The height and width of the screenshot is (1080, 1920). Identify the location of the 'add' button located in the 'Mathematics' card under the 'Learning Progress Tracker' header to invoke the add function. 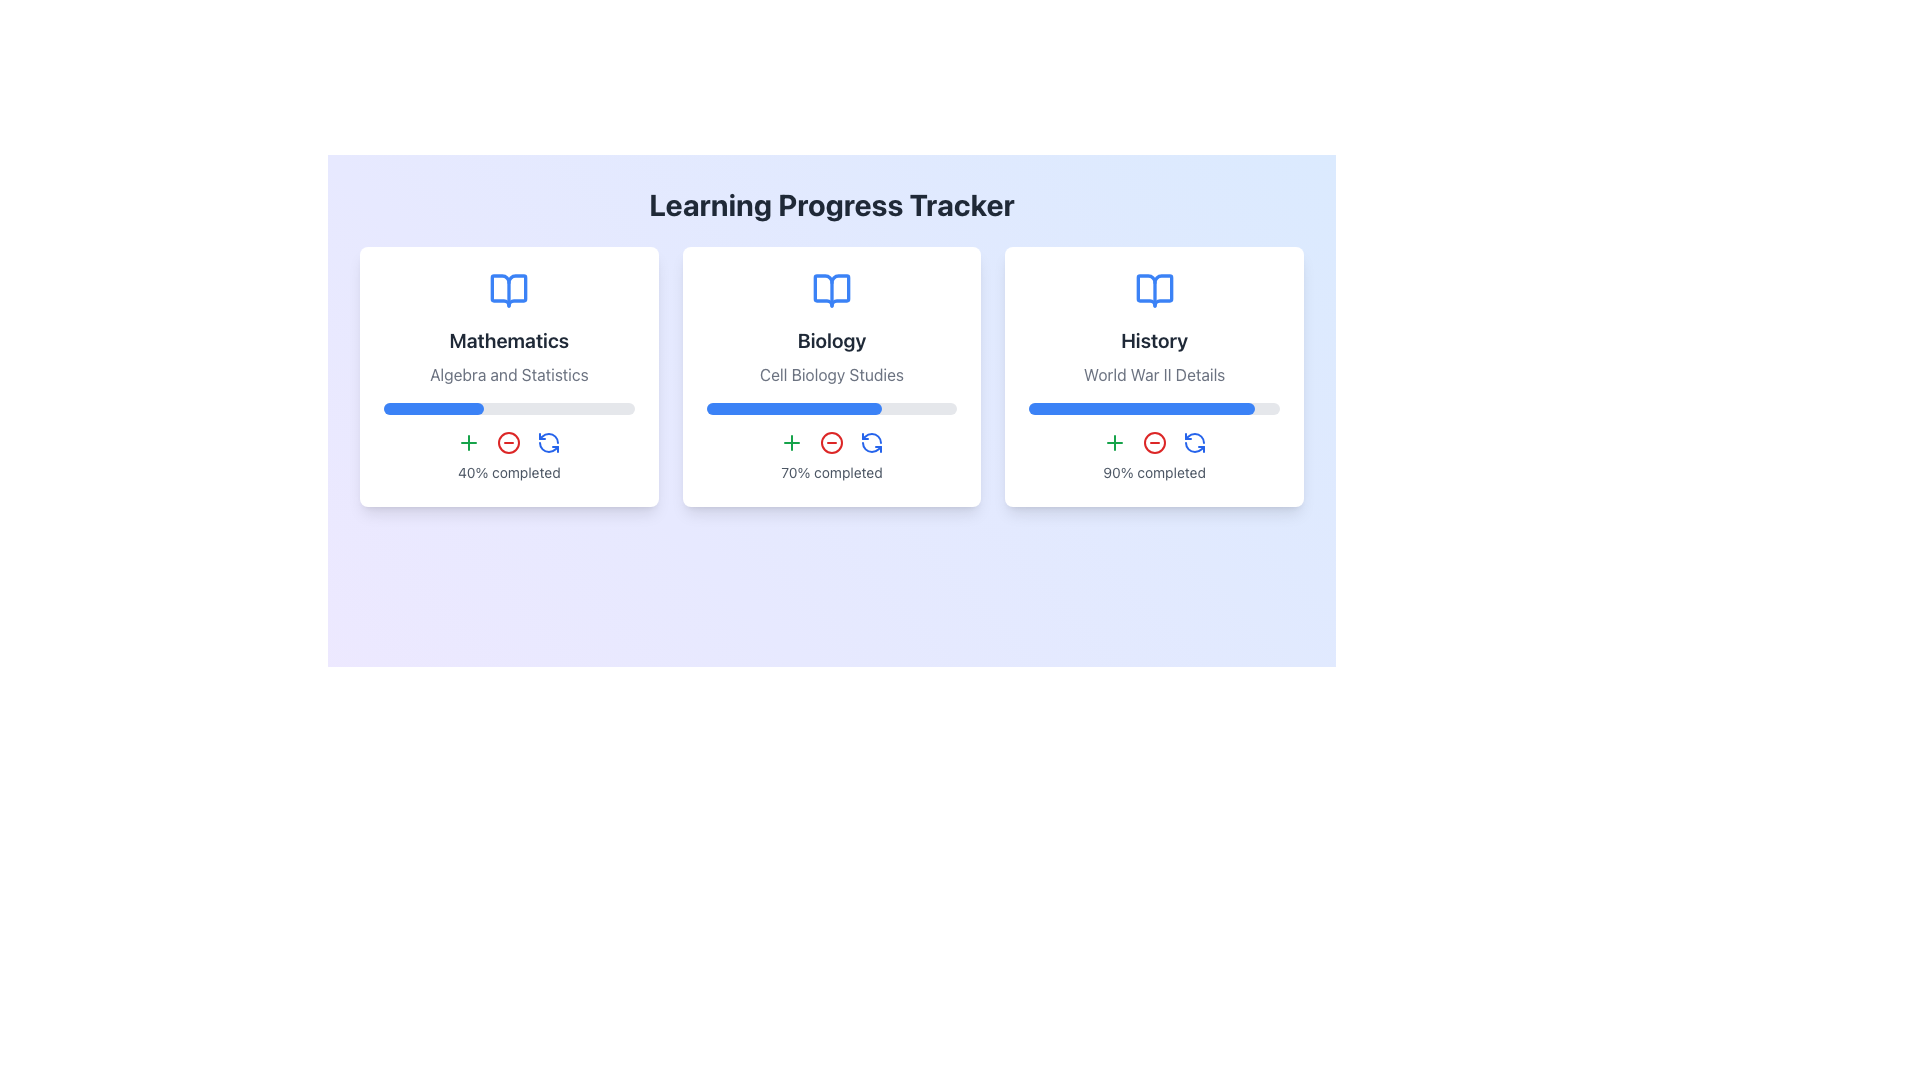
(468, 442).